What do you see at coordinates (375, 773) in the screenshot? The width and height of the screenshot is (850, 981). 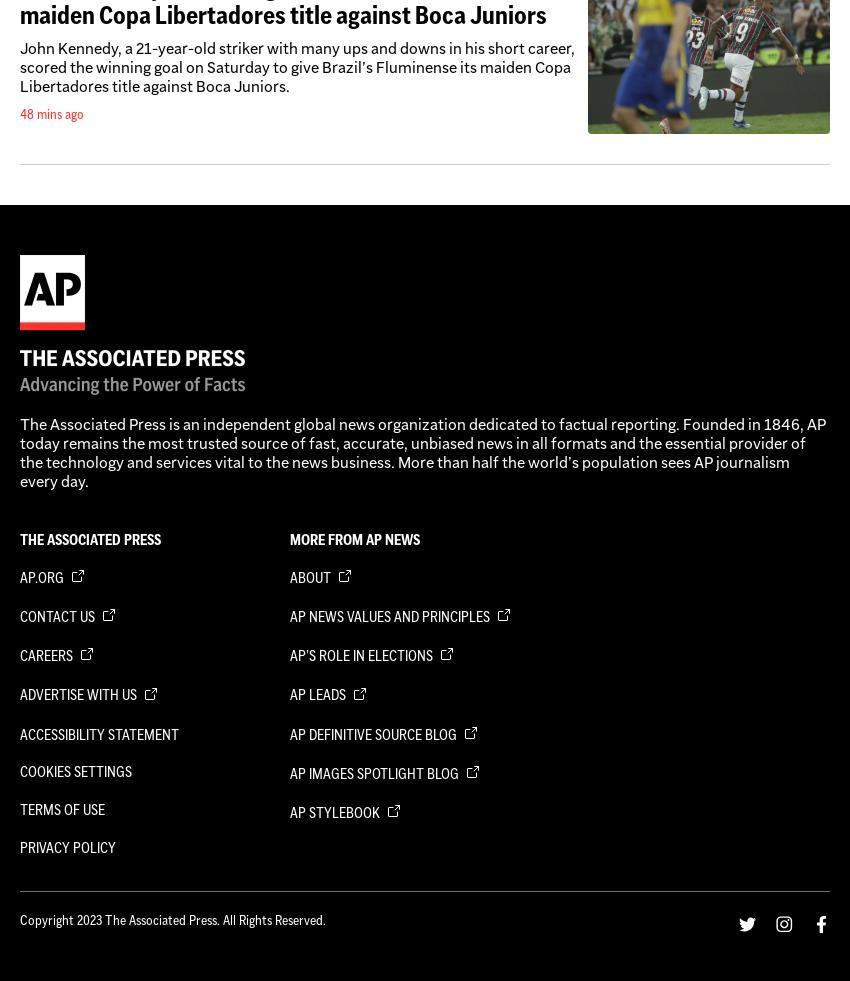 I see `'AP Images Spotlight Blog'` at bounding box center [375, 773].